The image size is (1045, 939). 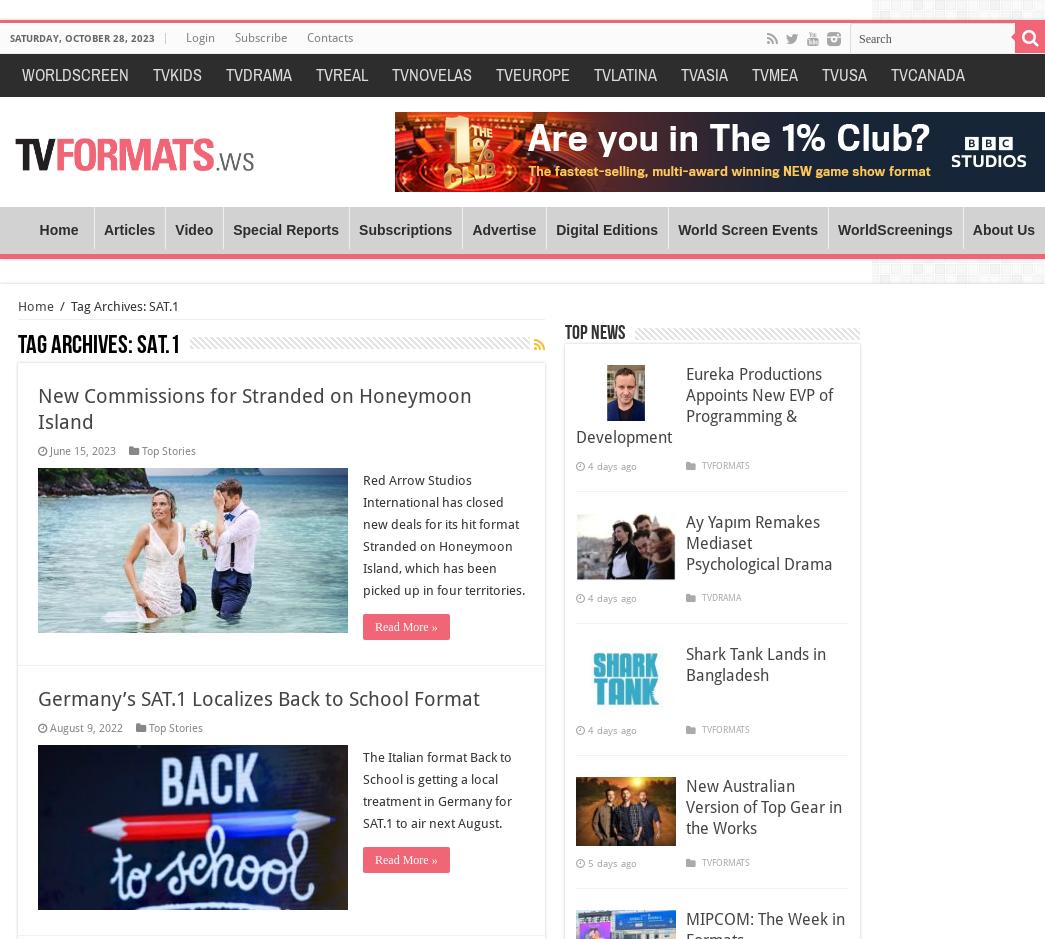 What do you see at coordinates (157, 345) in the screenshot?
I see `'SAT.1'` at bounding box center [157, 345].